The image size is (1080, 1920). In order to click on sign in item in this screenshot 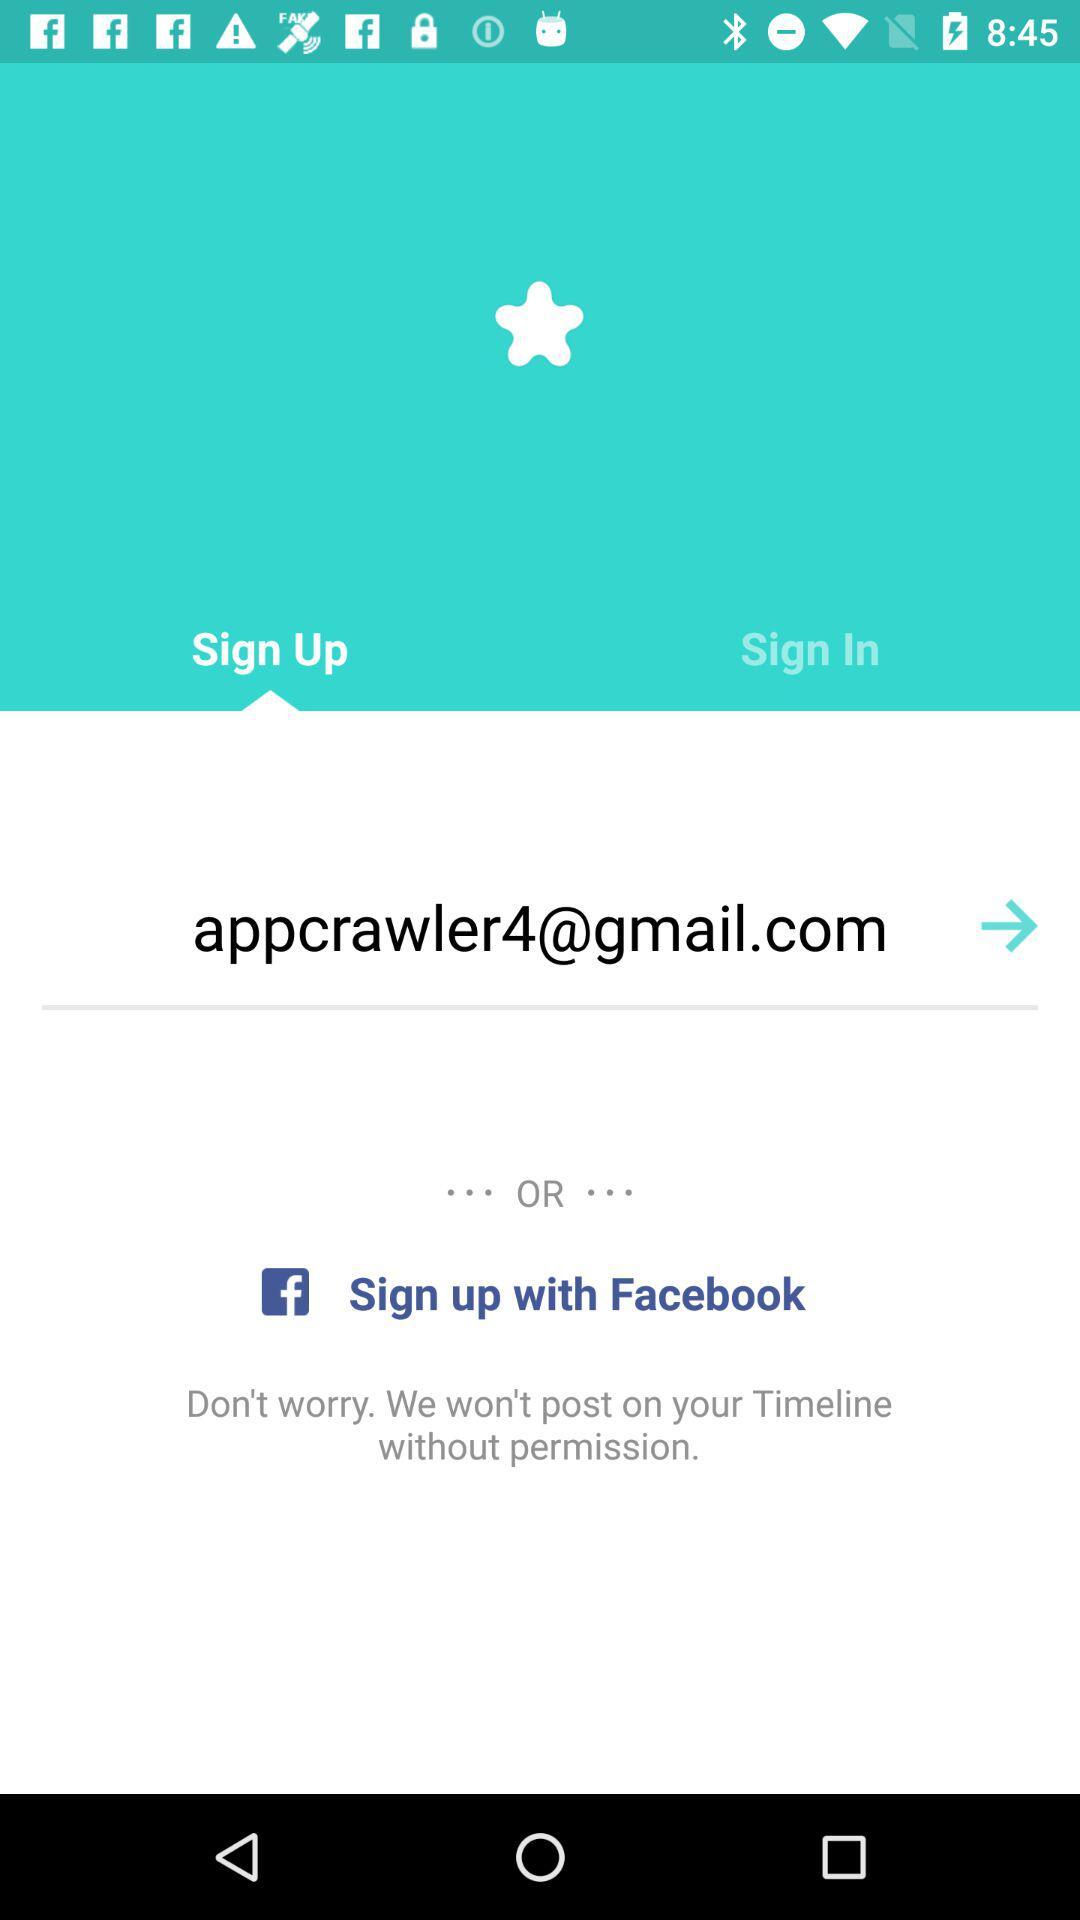, I will do `click(810, 648)`.